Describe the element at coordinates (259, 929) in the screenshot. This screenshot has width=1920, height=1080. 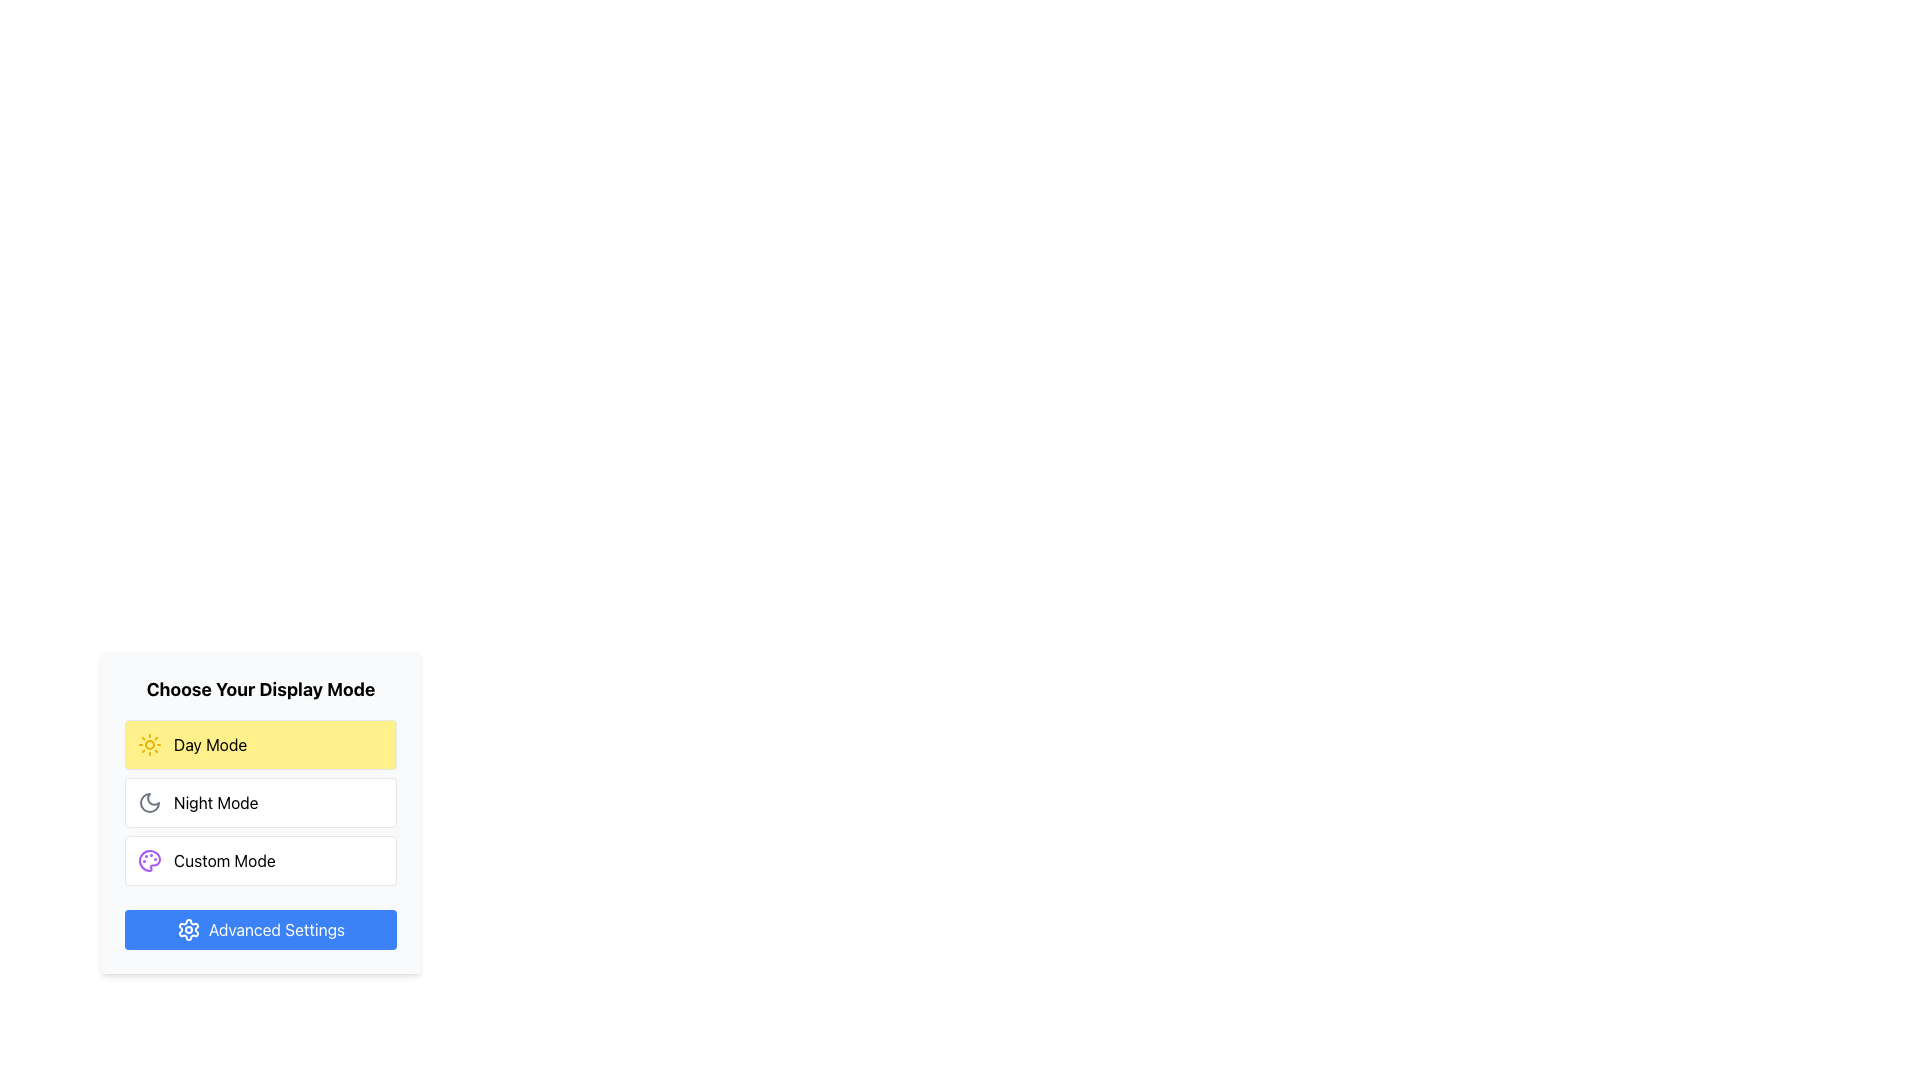
I see `the 'Advanced Settings' button, which is a rounded rectangular blue button with white text, located below the 'Custom Mode' option in the 'Choose Your Display Mode' section` at that location.